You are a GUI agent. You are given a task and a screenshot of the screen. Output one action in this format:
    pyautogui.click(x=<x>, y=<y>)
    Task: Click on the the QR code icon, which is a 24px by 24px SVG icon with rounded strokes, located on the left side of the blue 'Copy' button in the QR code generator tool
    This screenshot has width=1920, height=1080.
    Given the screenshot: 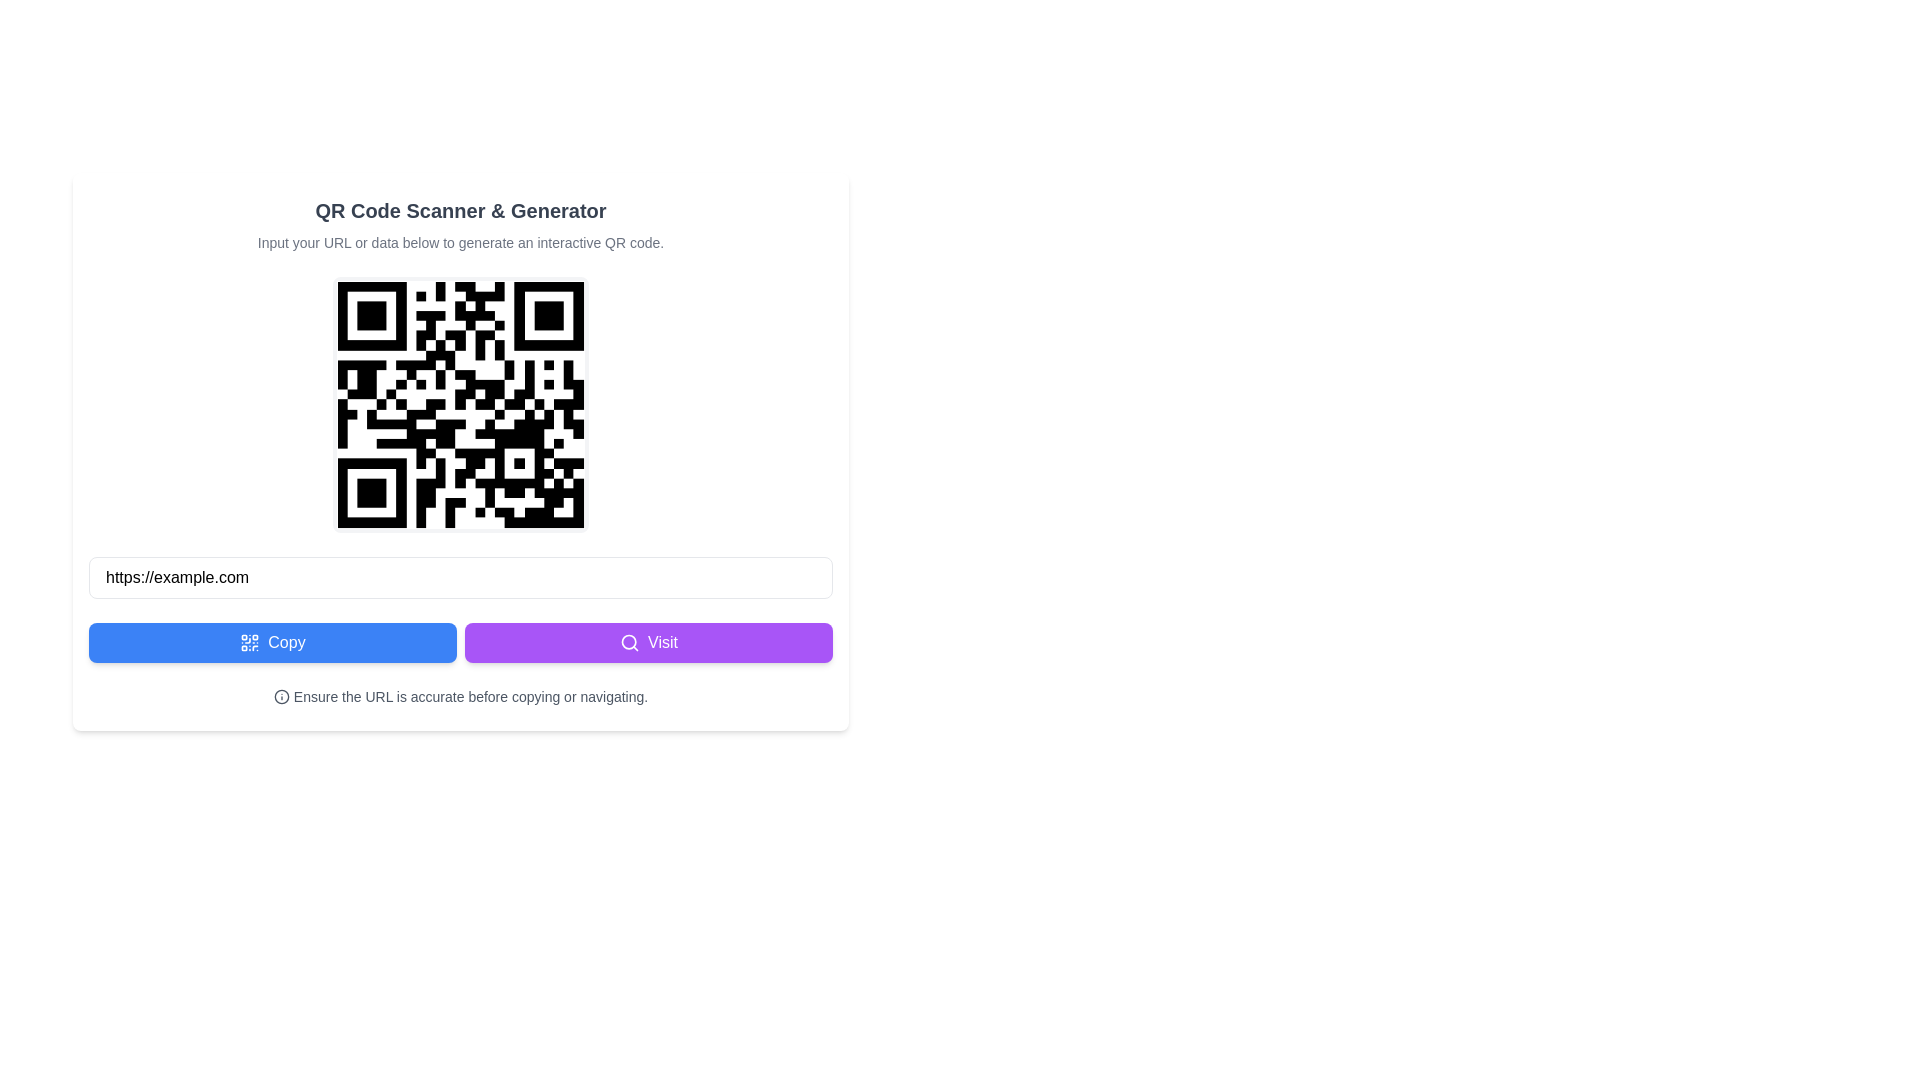 What is the action you would take?
    pyautogui.click(x=249, y=643)
    